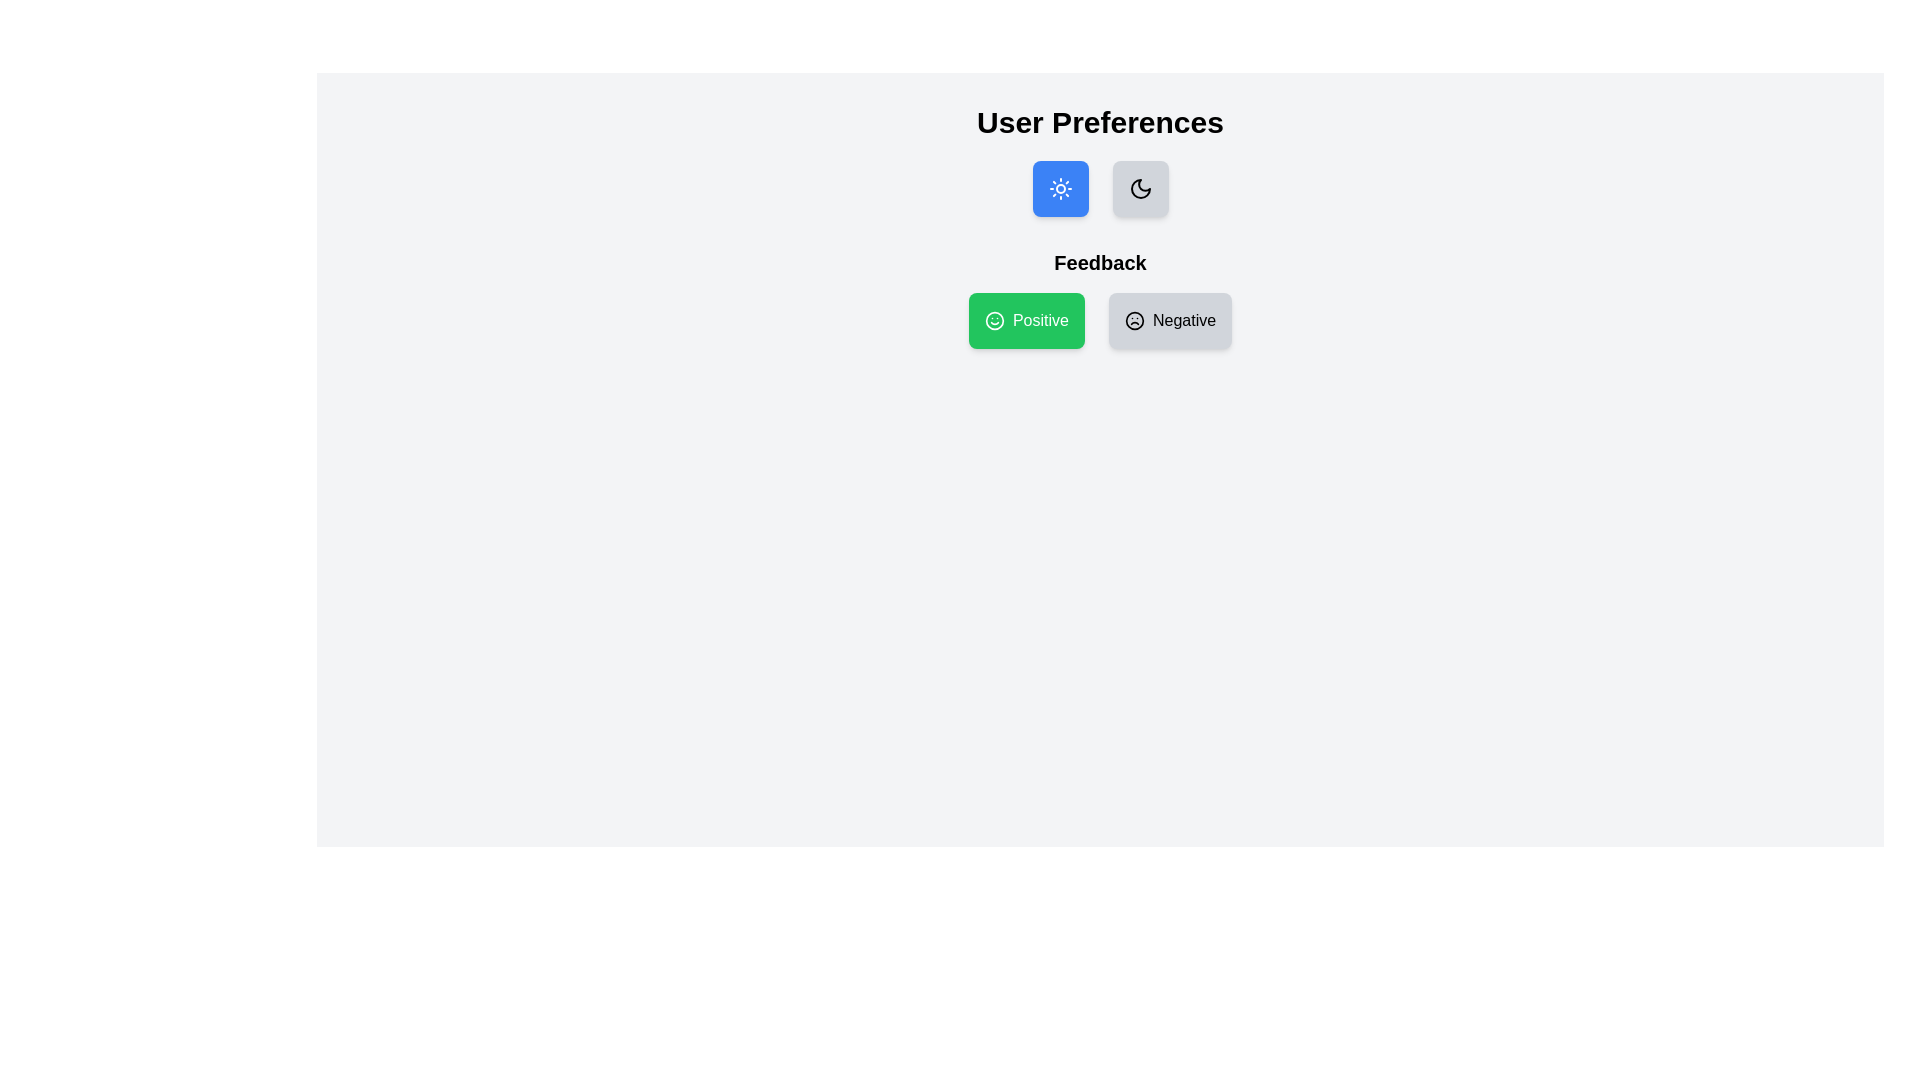  What do you see at coordinates (1027, 319) in the screenshot?
I see `the green 'Positive' button with rounded edges that displays a smile icon and white text, located below the 'User Preferences' heading` at bounding box center [1027, 319].